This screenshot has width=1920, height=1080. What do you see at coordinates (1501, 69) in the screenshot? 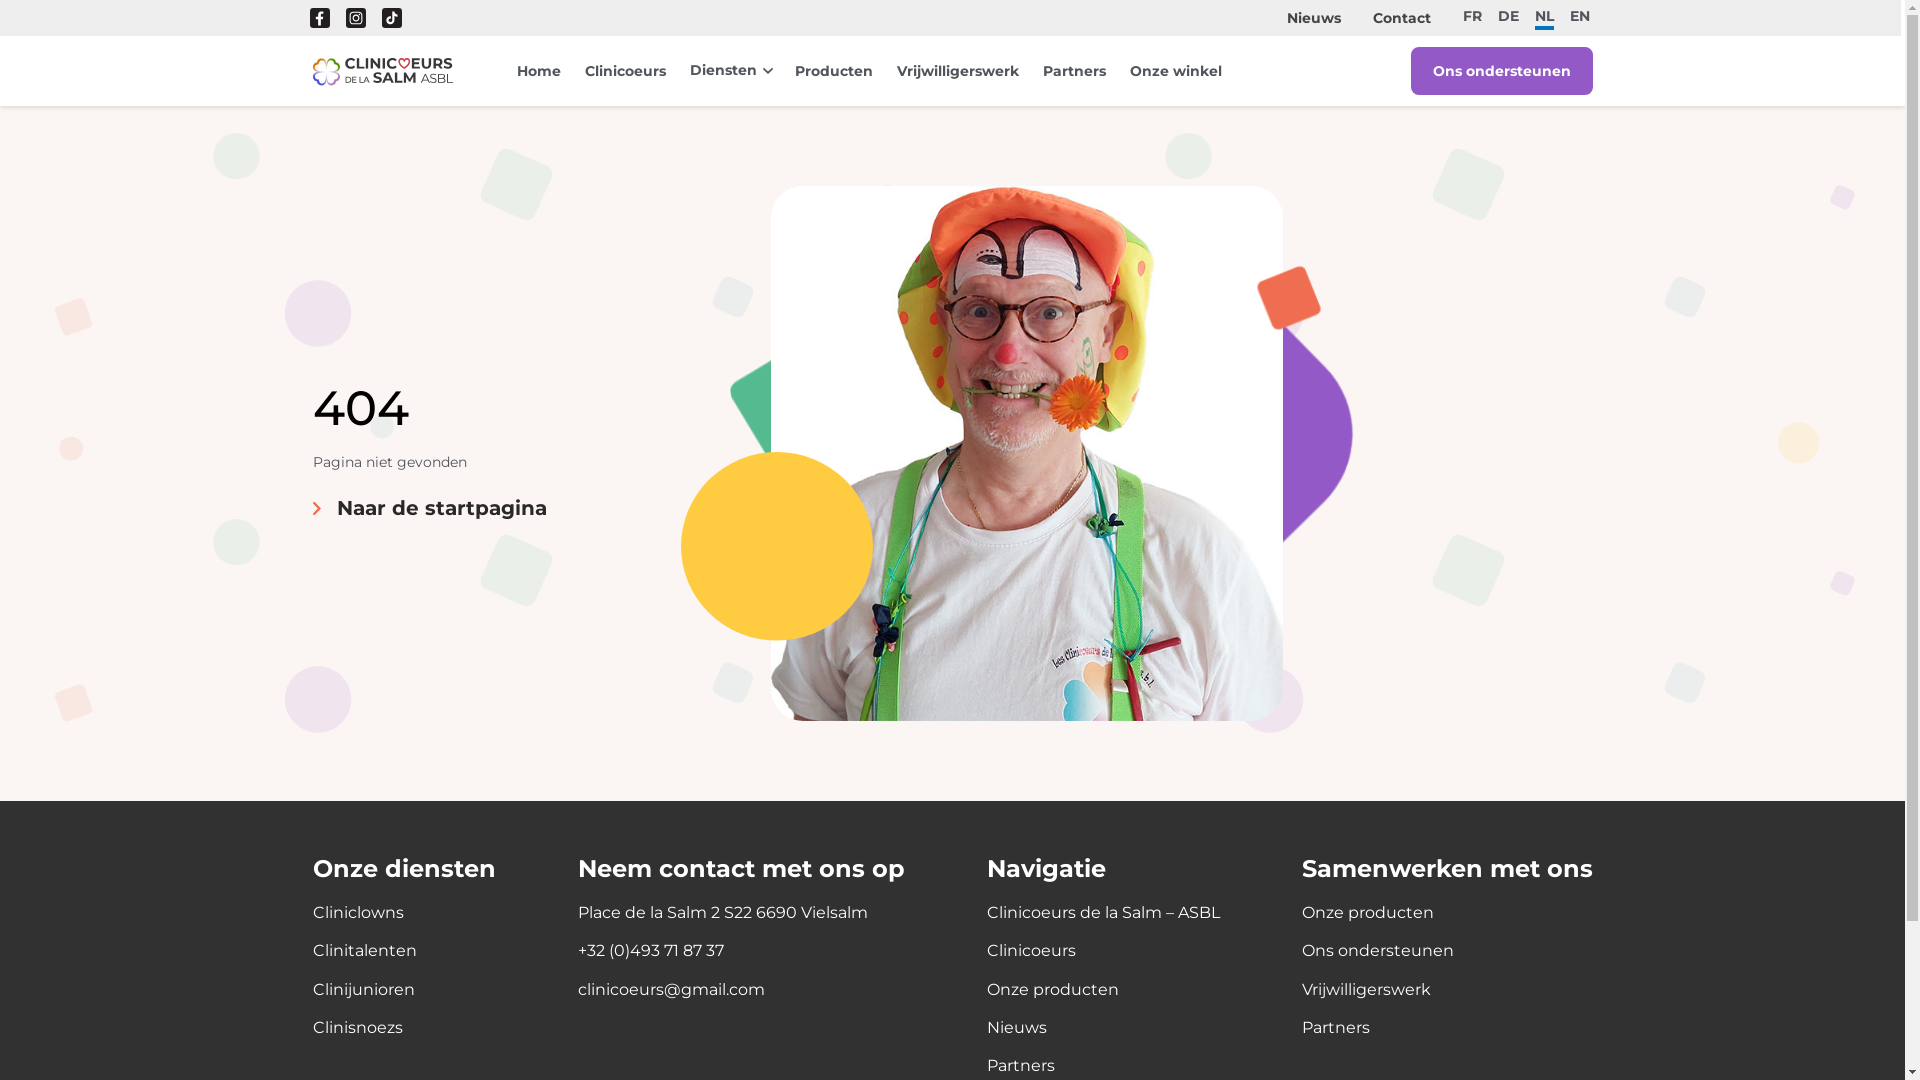
I see `'Ons ondersteunen'` at bounding box center [1501, 69].